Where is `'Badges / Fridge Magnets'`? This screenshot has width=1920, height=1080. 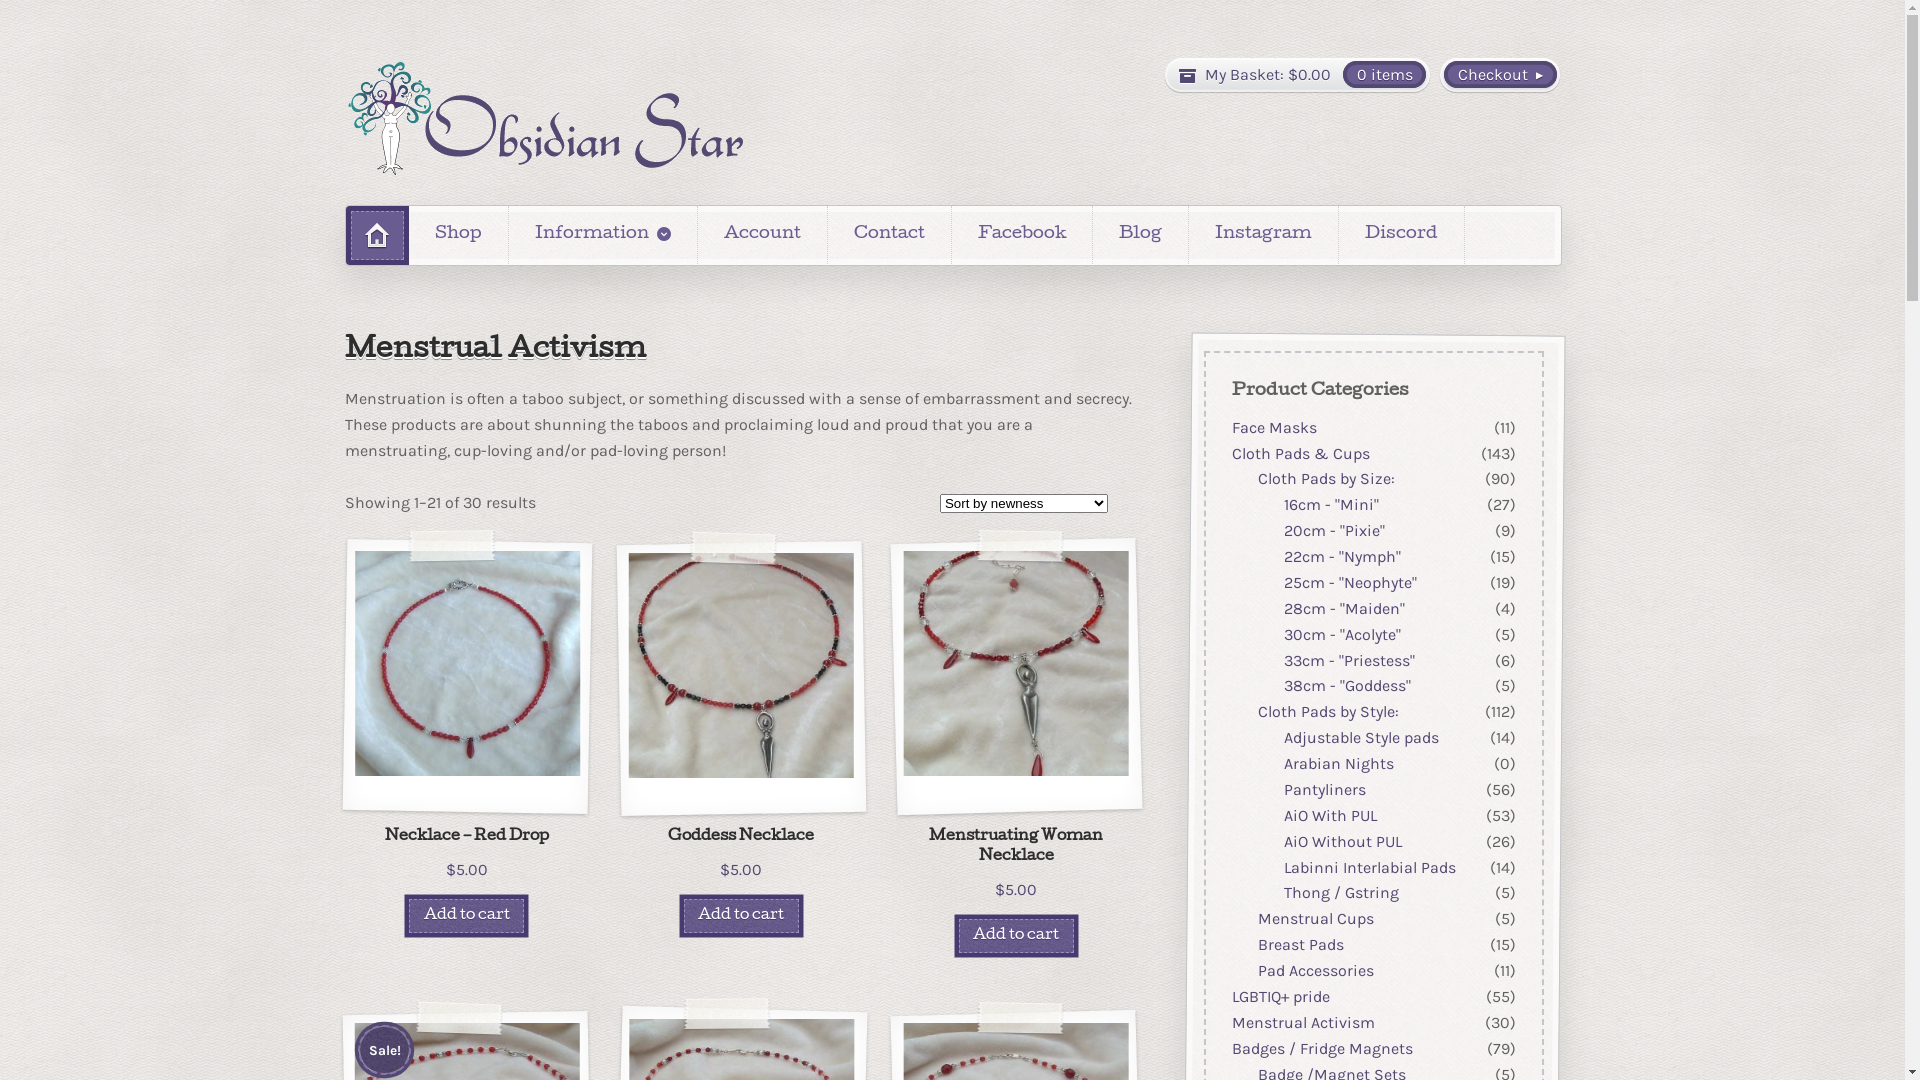
'Badges / Fridge Magnets' is located at coordinates (1321, 1047).